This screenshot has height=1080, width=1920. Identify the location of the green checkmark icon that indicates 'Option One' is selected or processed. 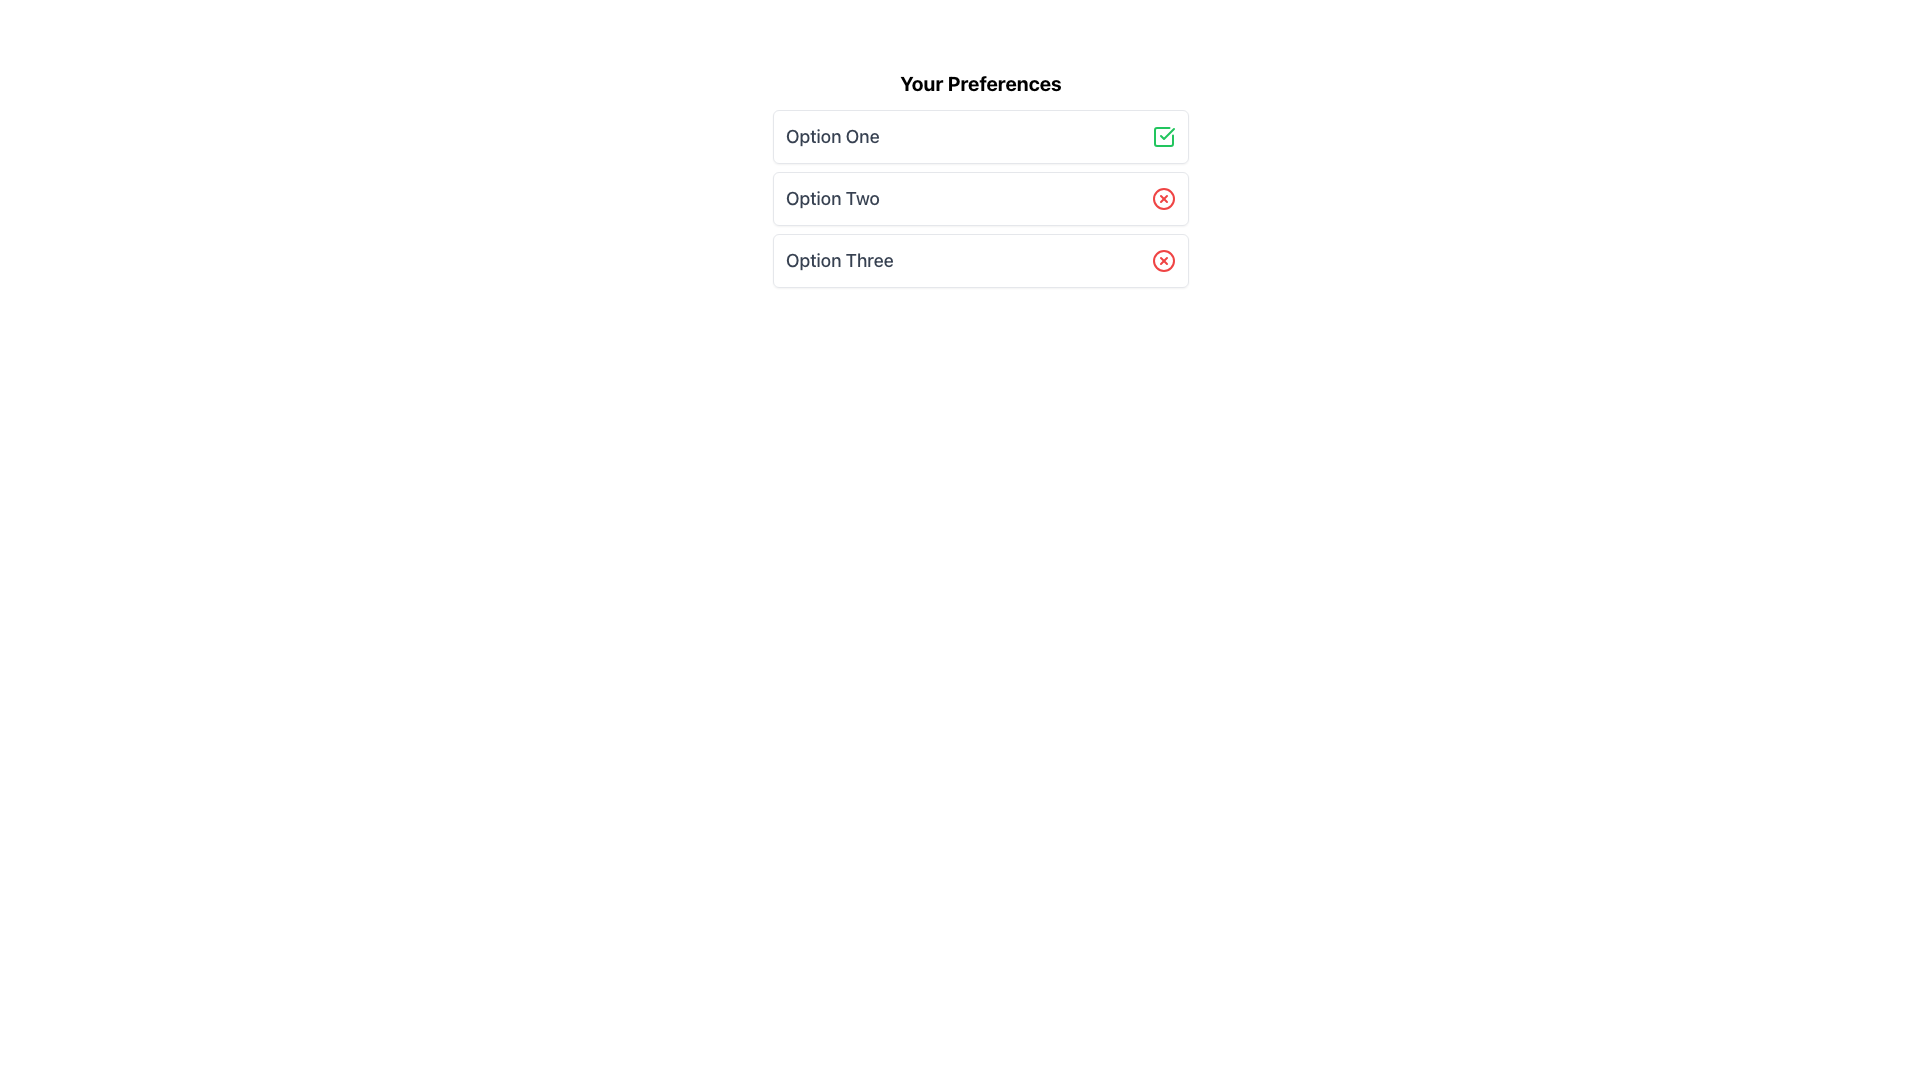
(1167, 134).